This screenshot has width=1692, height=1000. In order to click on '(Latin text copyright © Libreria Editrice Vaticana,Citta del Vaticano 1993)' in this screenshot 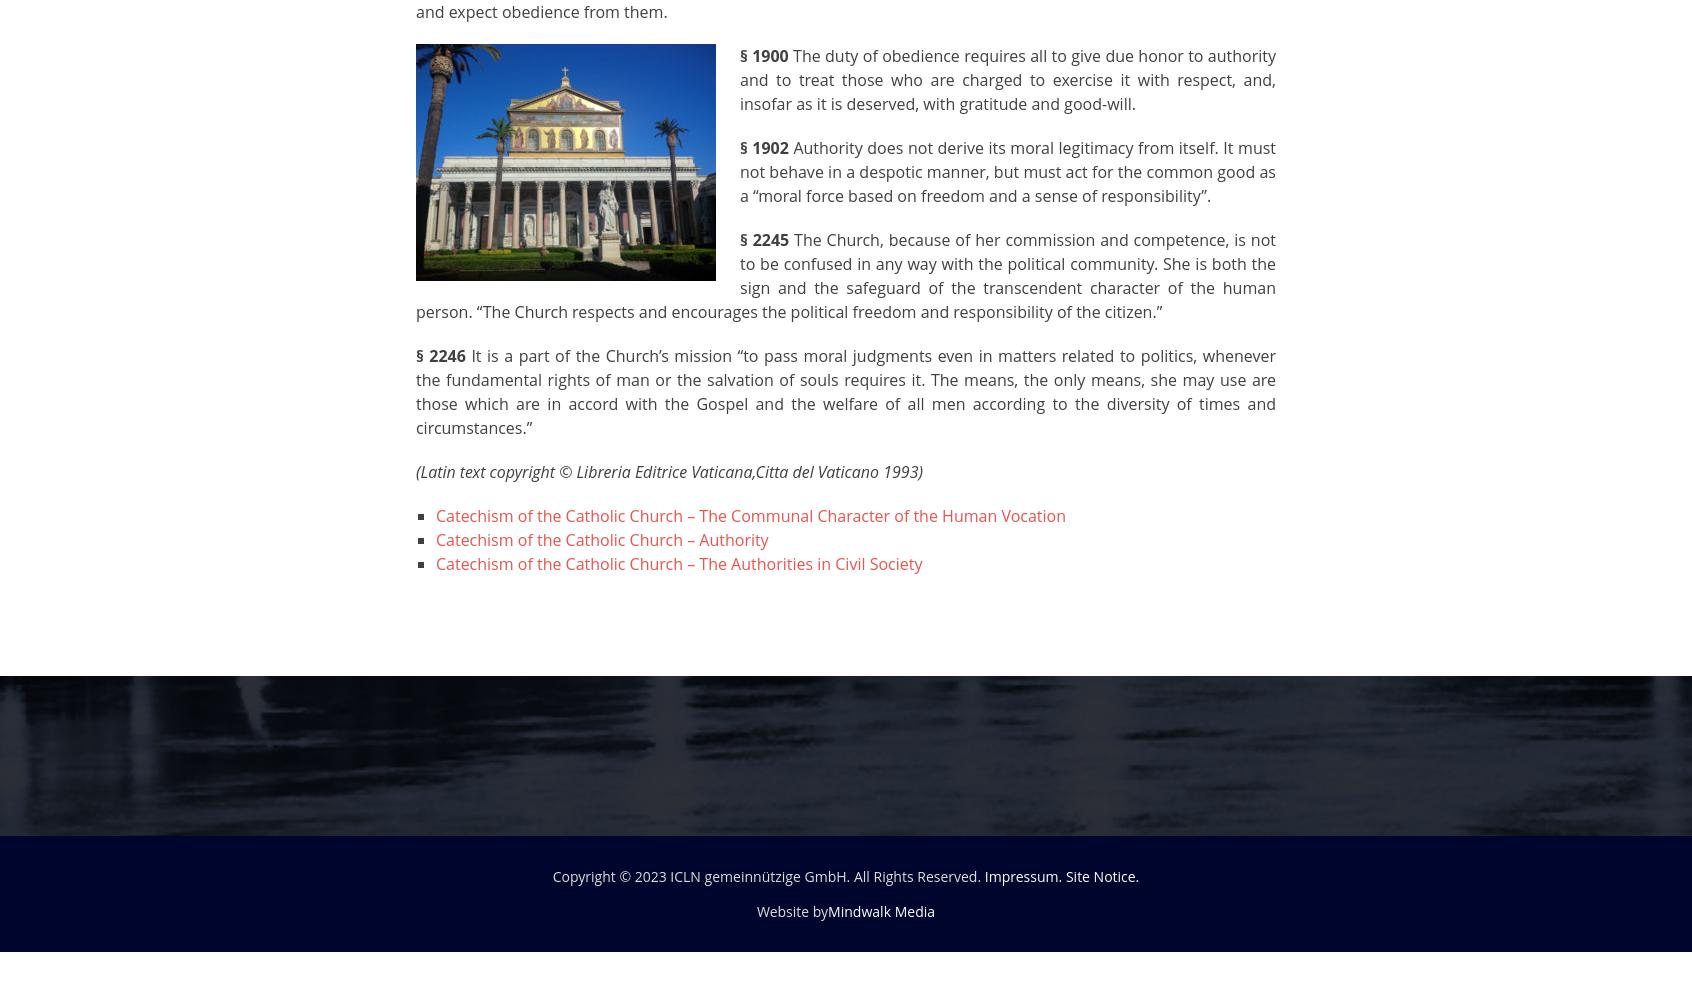, I will do `click(669, 471)`.